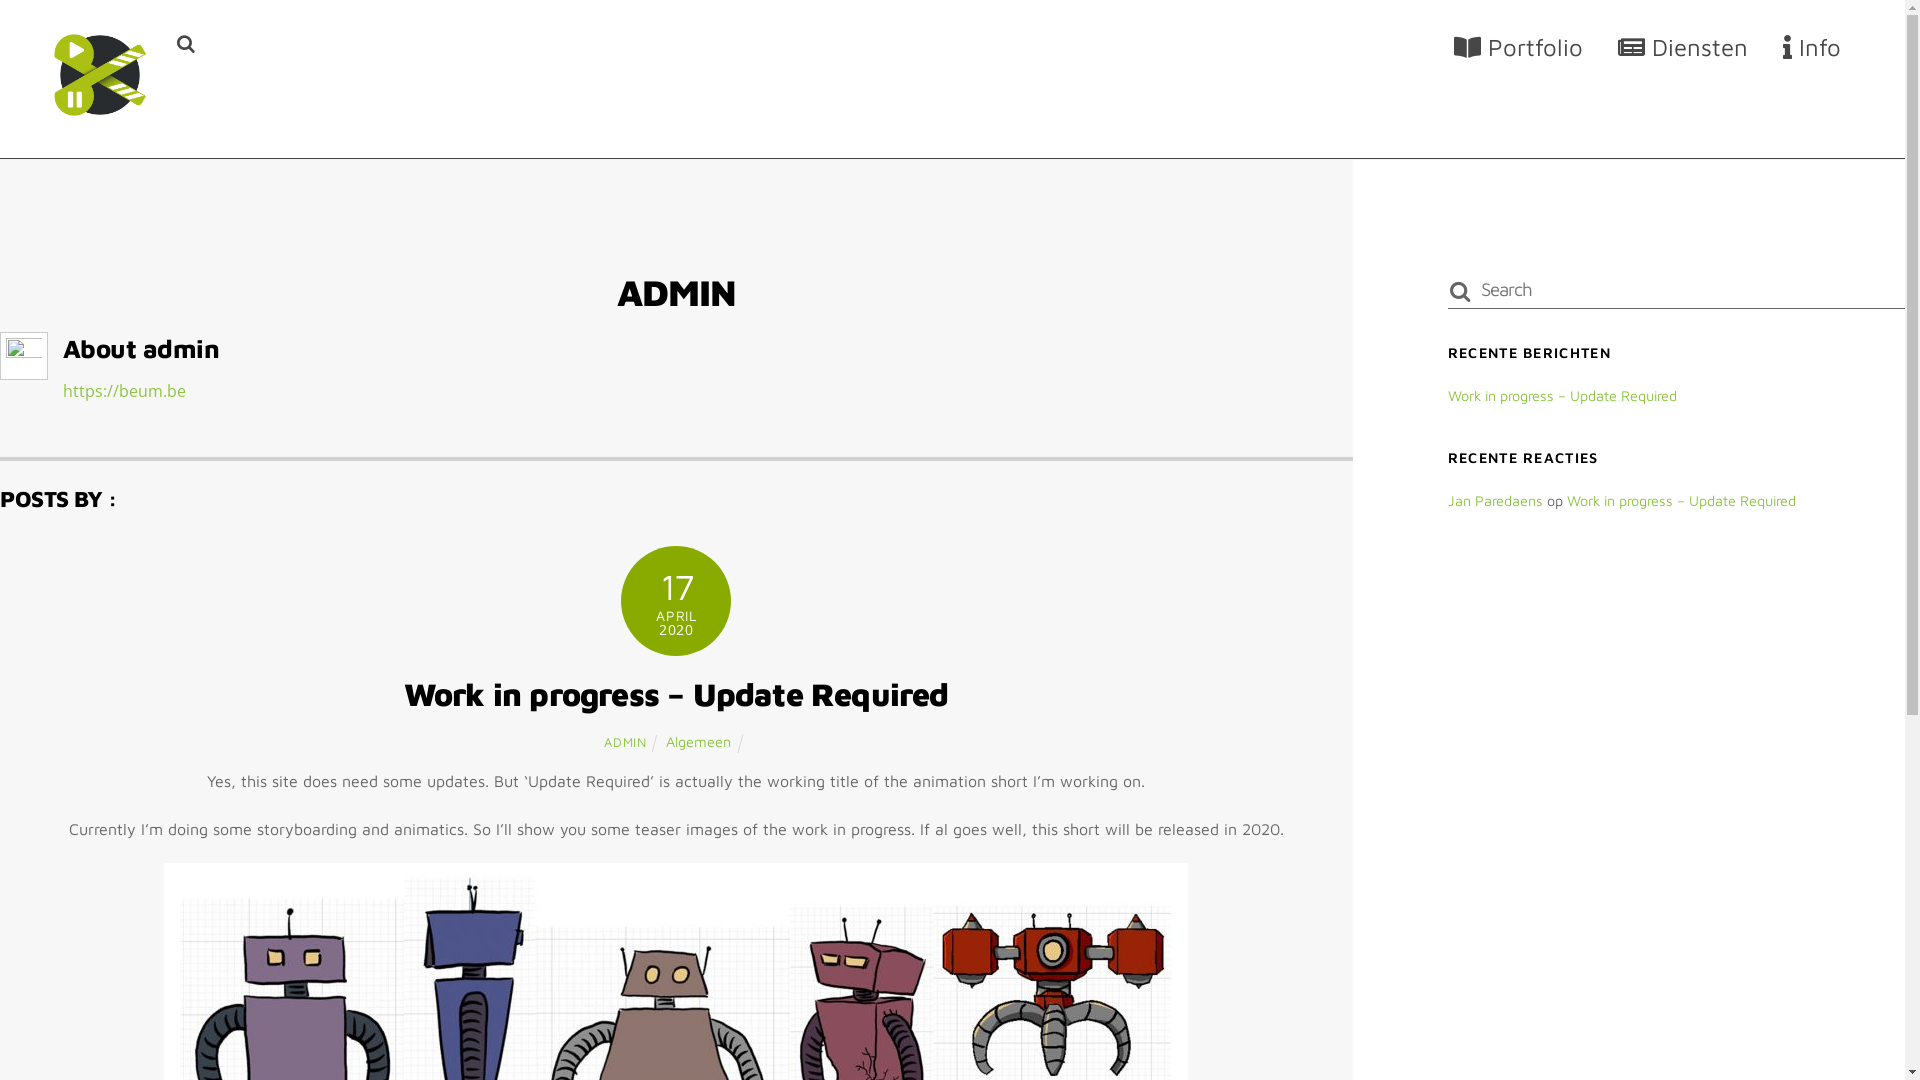 The width and height of the screenshot is (1920, 1080). I want to click on 'Portfolio', so click(1518, 46).